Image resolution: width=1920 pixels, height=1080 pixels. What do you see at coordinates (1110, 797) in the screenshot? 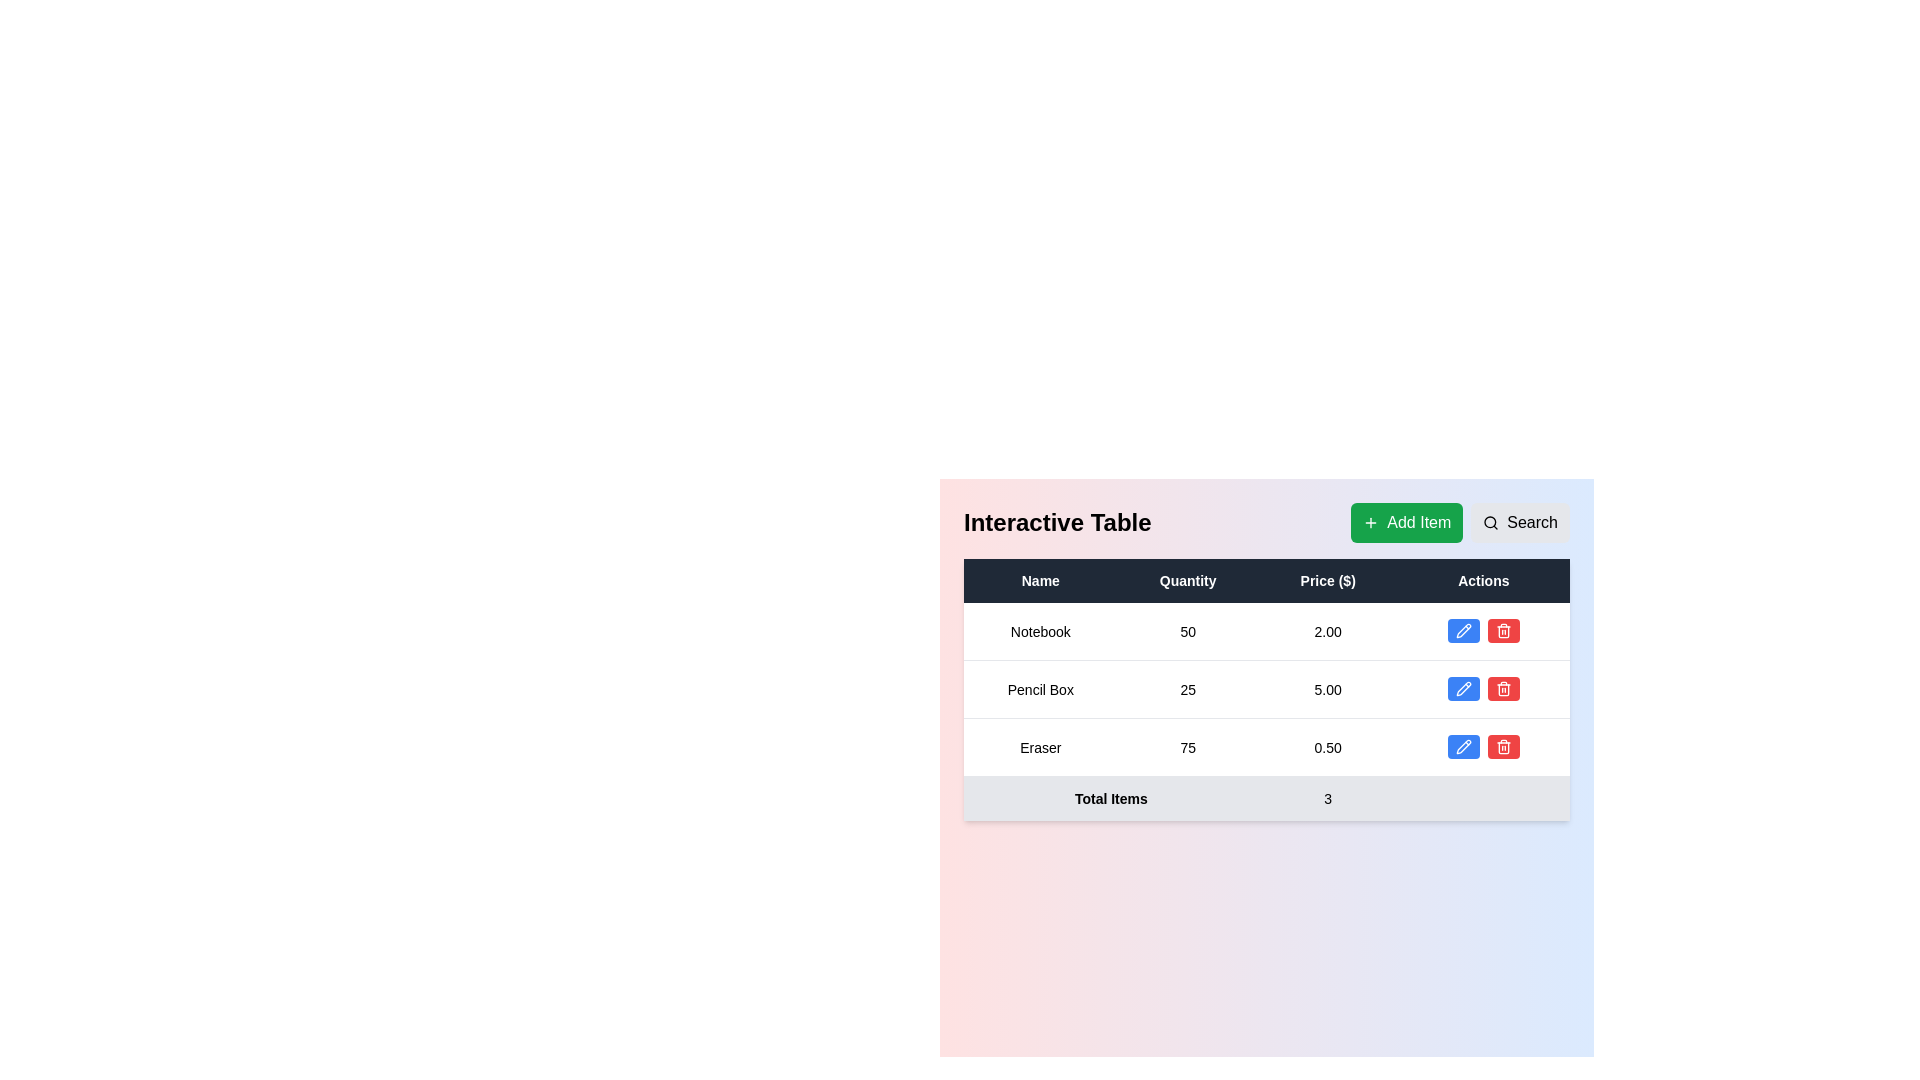
I see `the static text label indicating the total number of items in the table footer, located in the first column of the footer row, below the 'Name' column` at bounding box center [1110, 797].